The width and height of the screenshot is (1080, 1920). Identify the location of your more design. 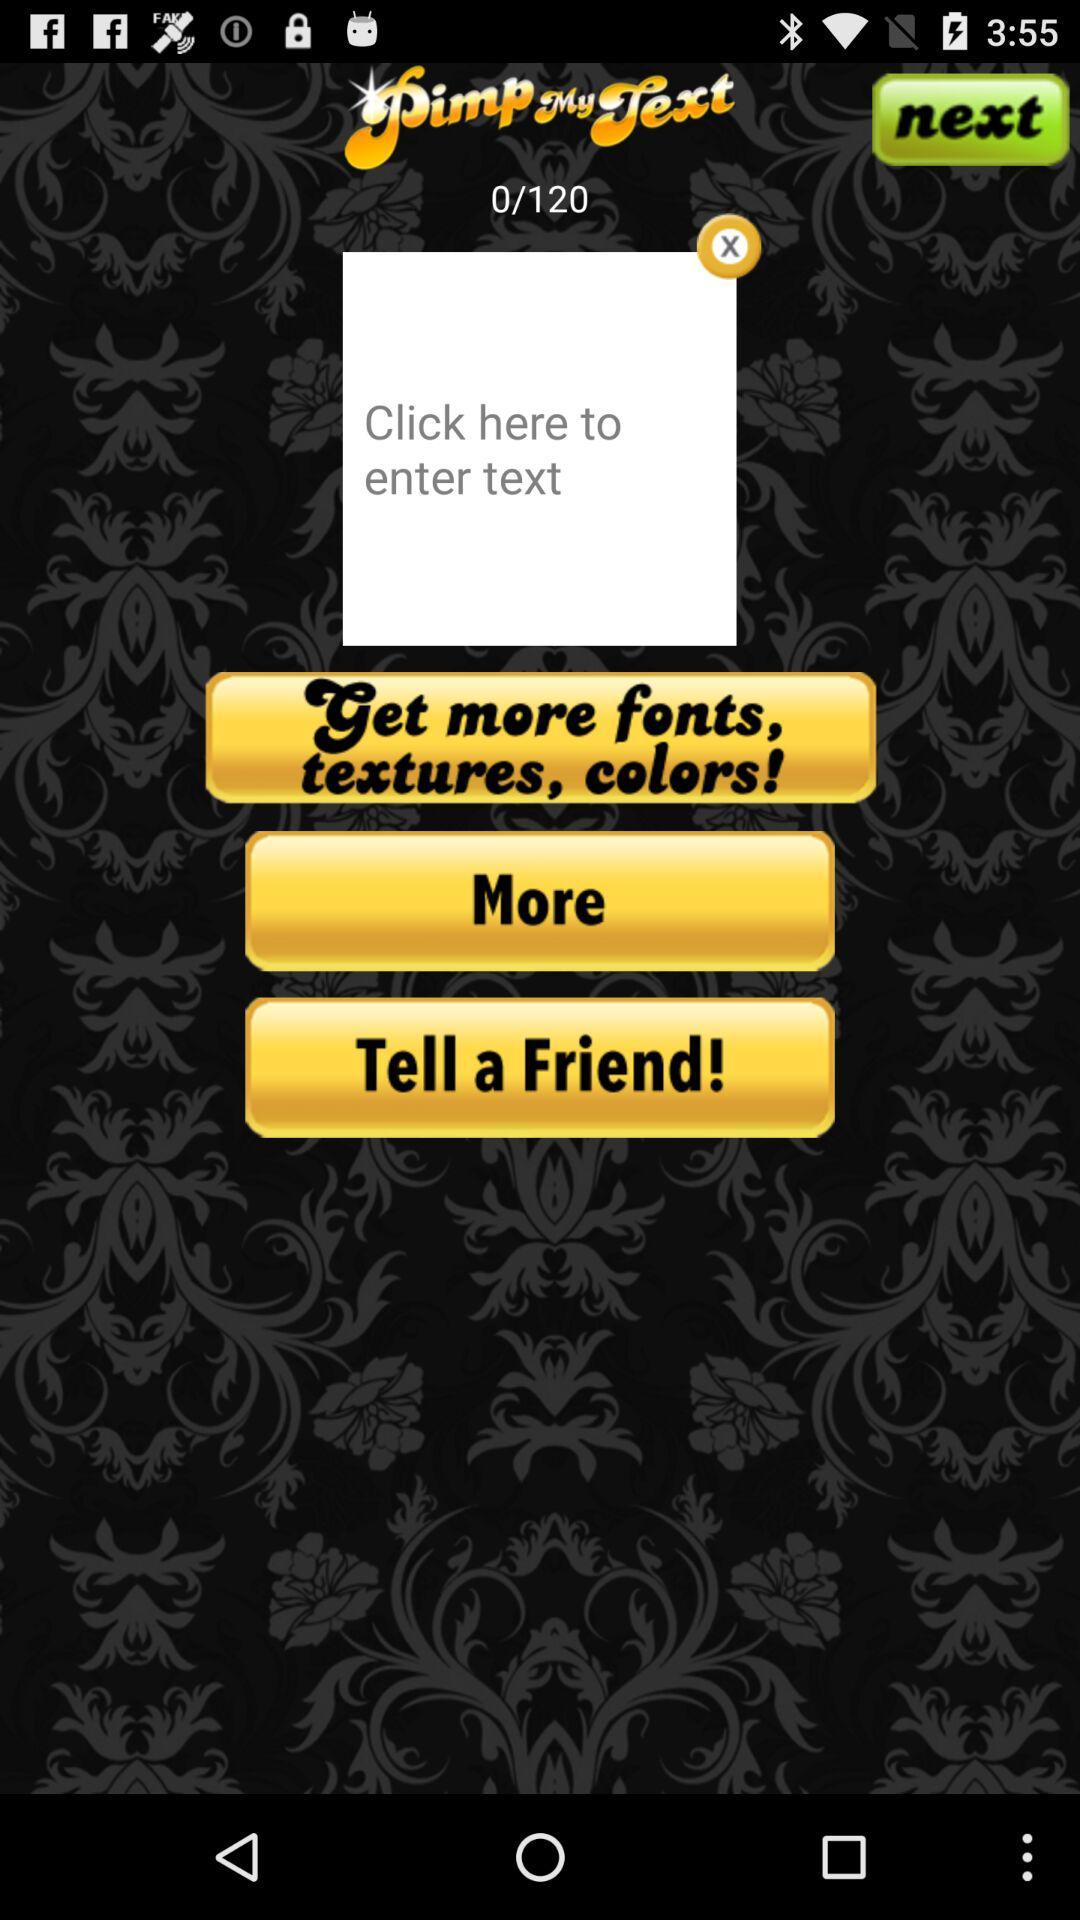
(540, 737).